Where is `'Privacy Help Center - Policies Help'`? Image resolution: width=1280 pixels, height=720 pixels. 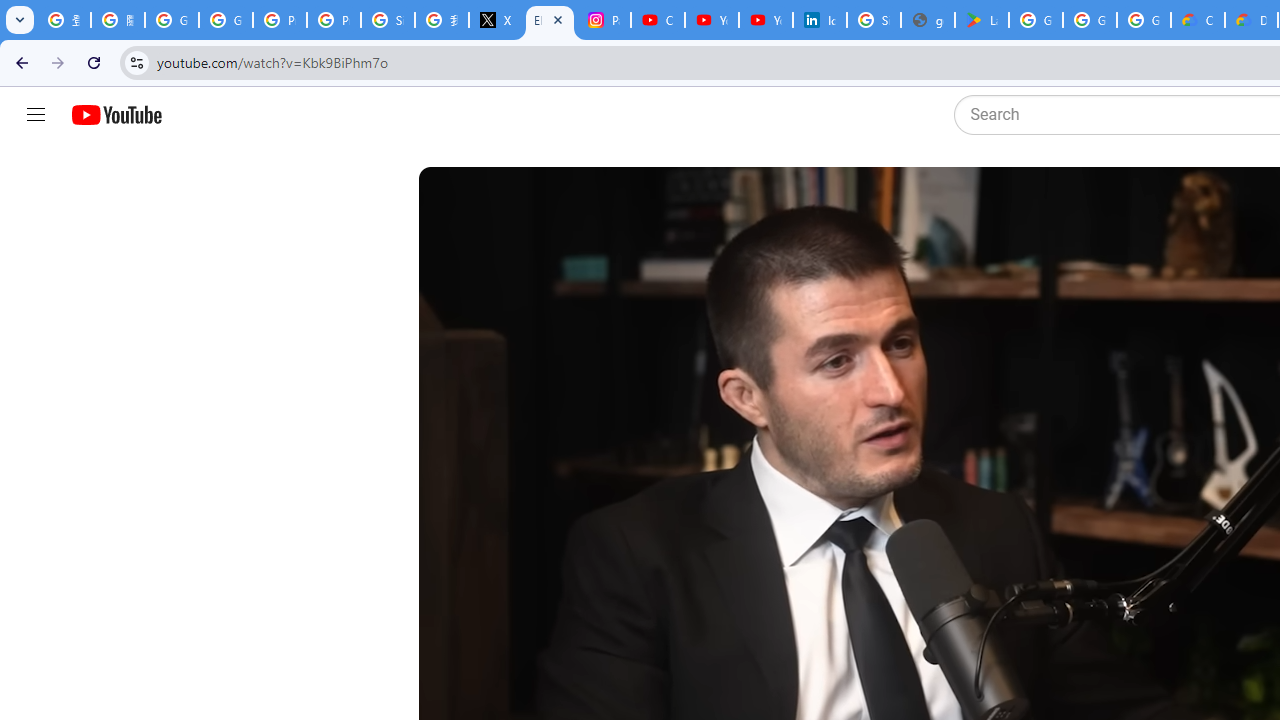 'Privacy Help Center - Policies Help' is located at coordinates (279, 20).